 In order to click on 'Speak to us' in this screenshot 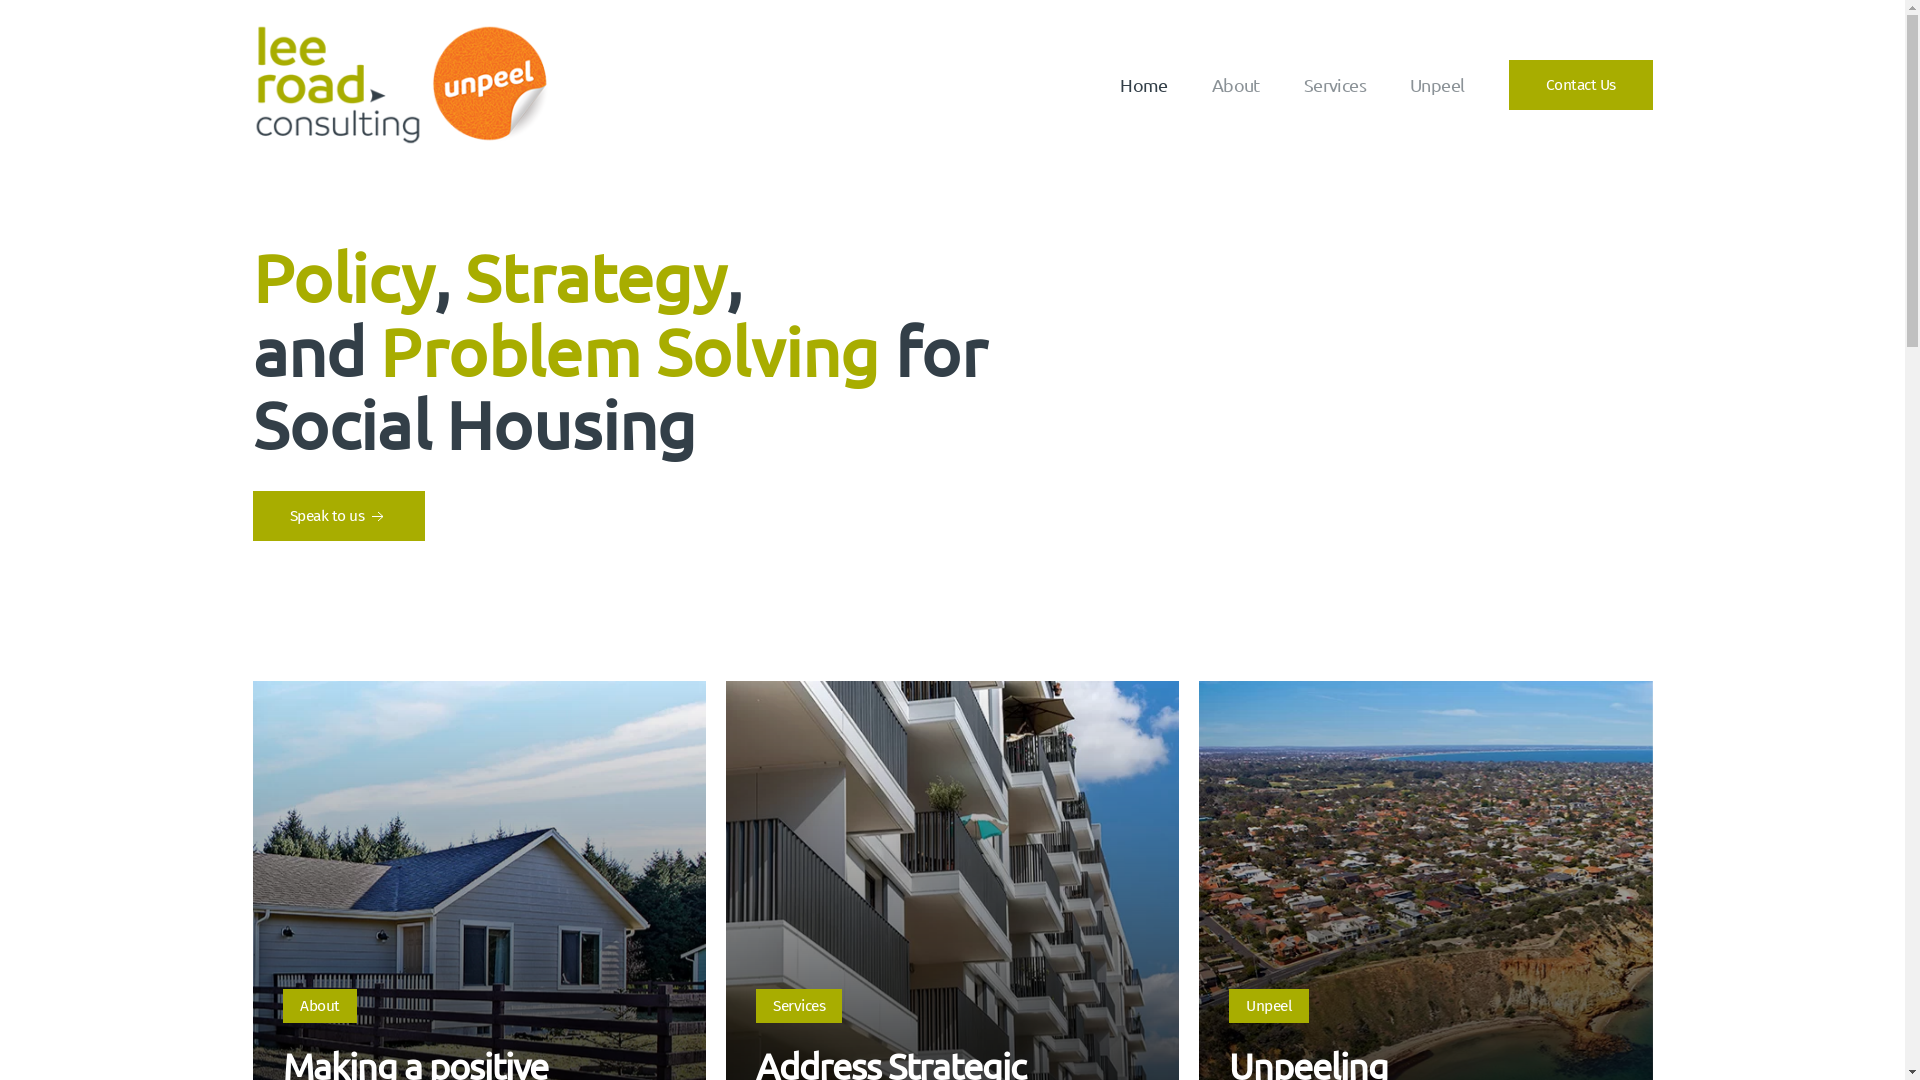, I will do `click(337, 515)`.